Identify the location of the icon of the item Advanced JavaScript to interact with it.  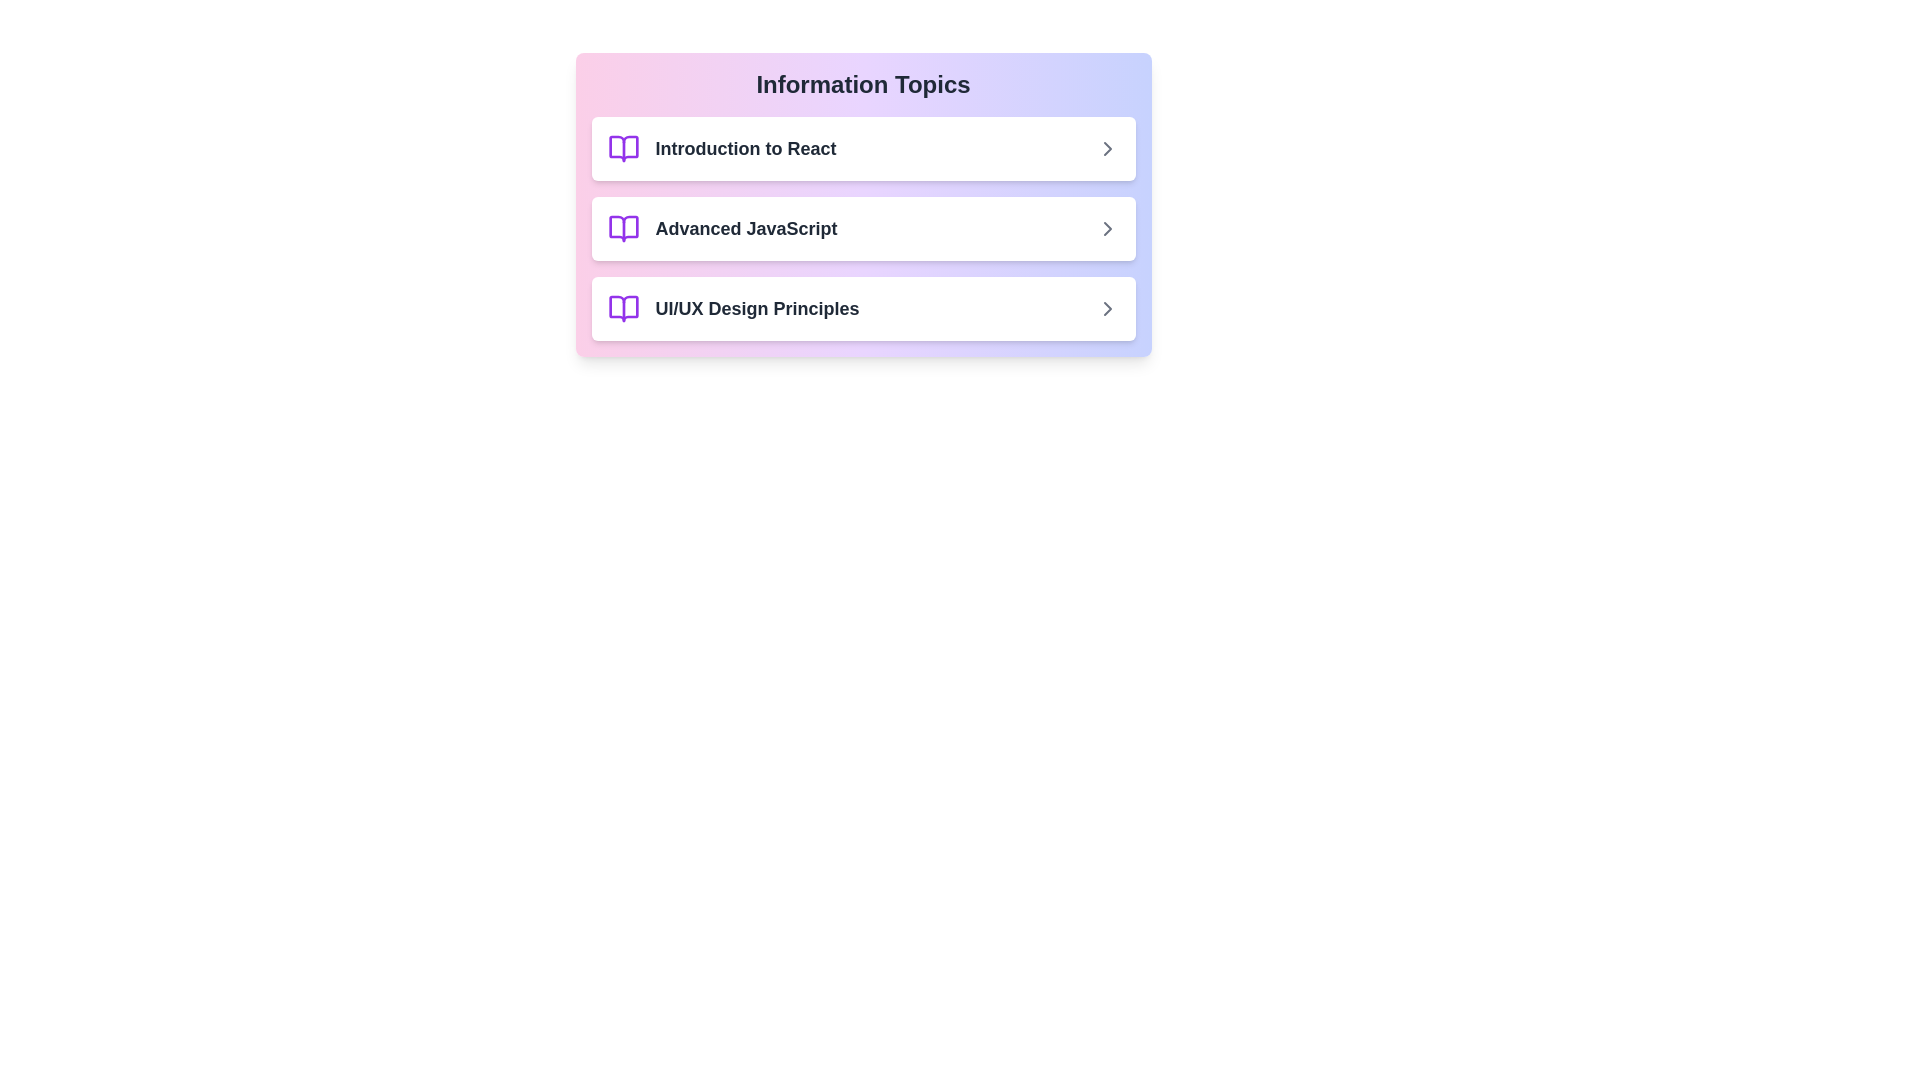
(622, 227).